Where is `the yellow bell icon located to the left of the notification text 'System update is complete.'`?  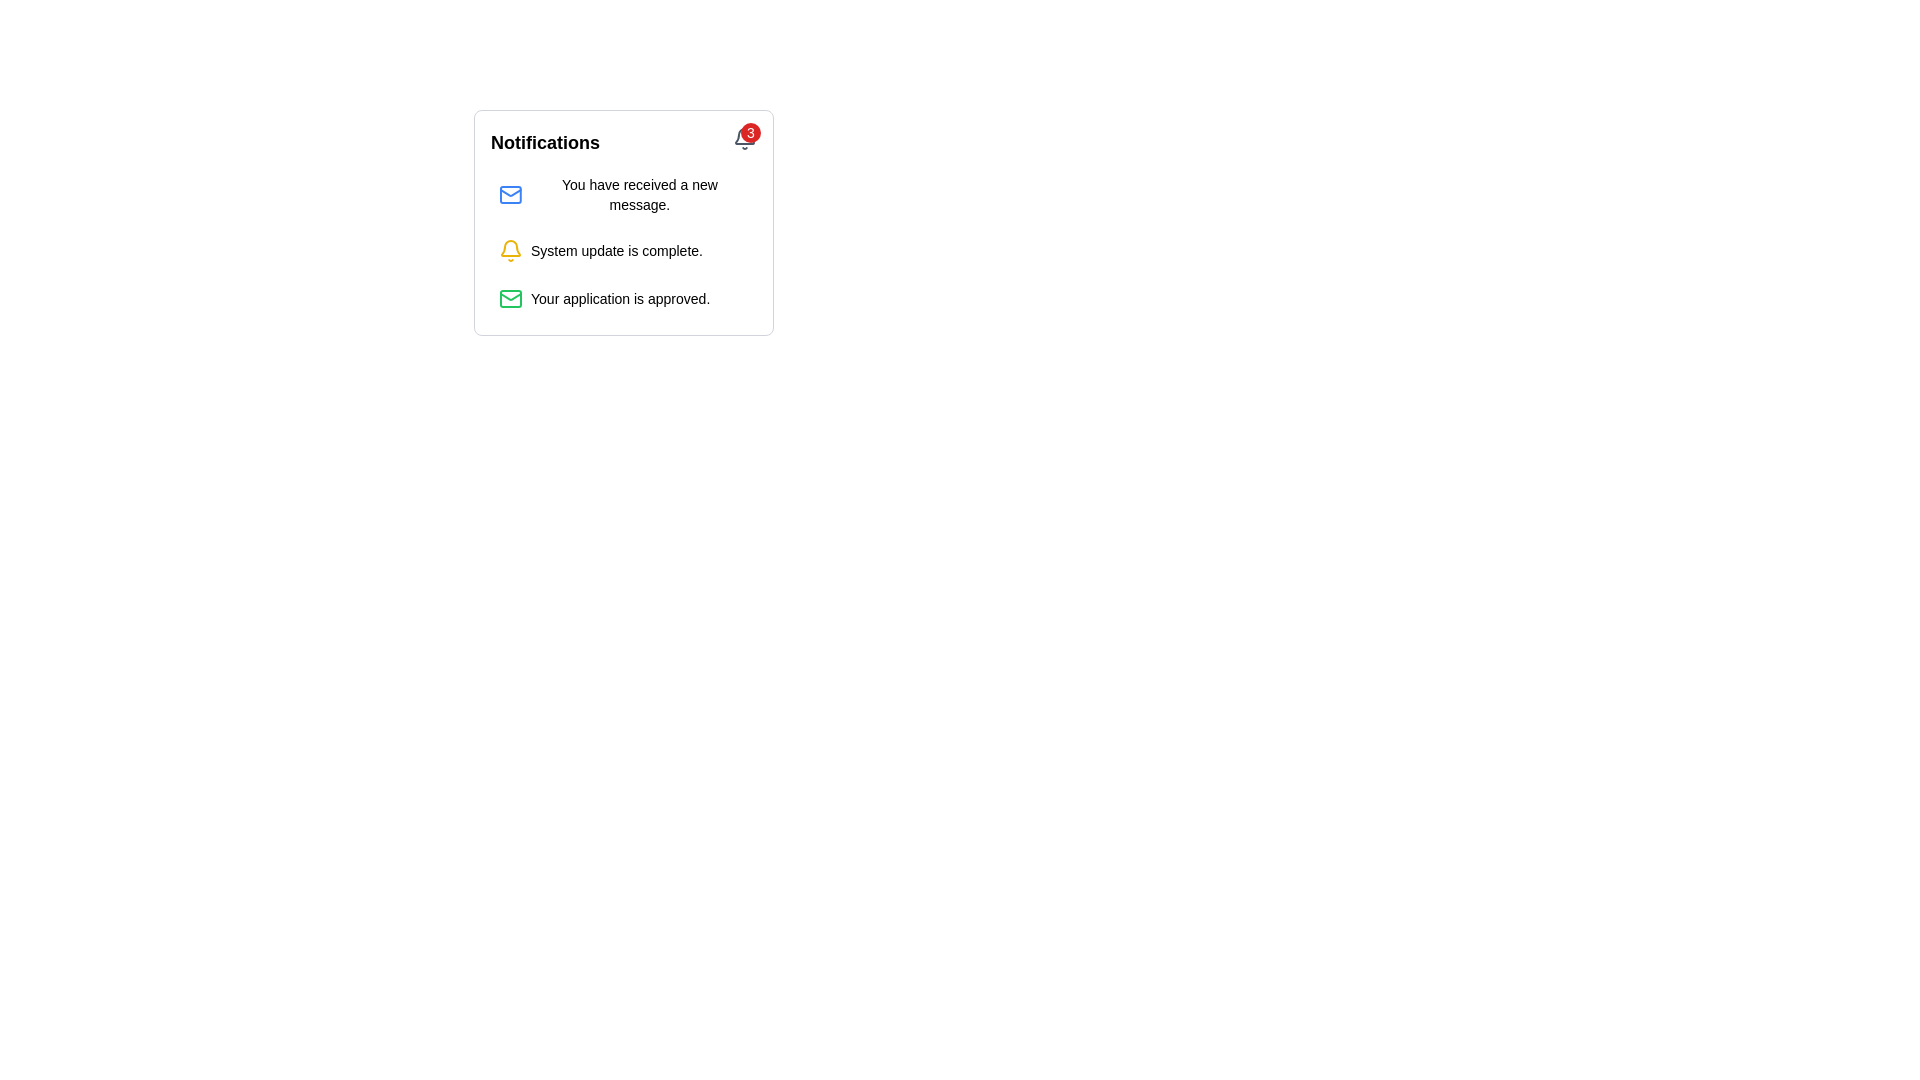
the yellow bell icon located to the left of the notification text 'System update is complete.' is located at coordinates (510, 249).